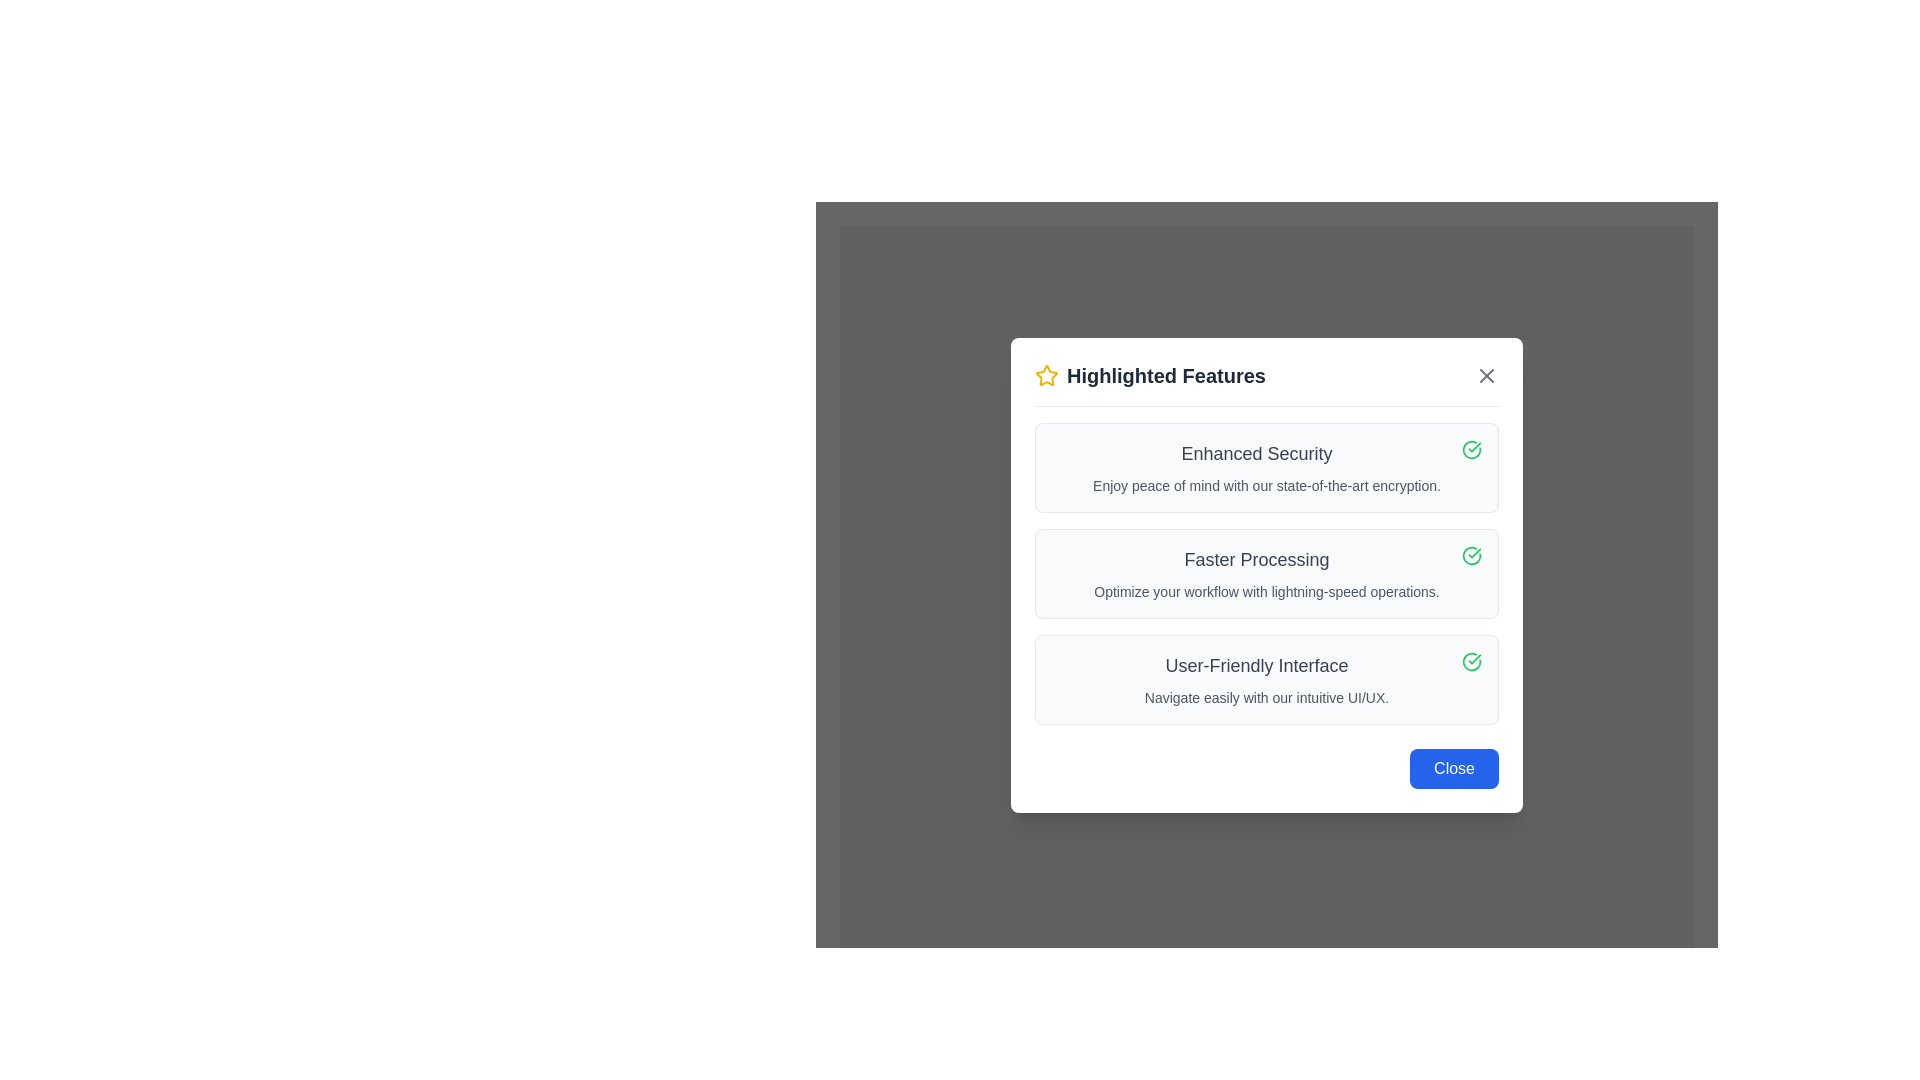 Image resolution: width=1920 pixels, height=1080 pixels. What do you see at coordinates (1045, 374) in the screenshot?
I see `the star icon with a yellow outline, which is located to the left of the 'Highlighted Features' text in the header section of the modal dialog` at bounding box center [1045, 374].